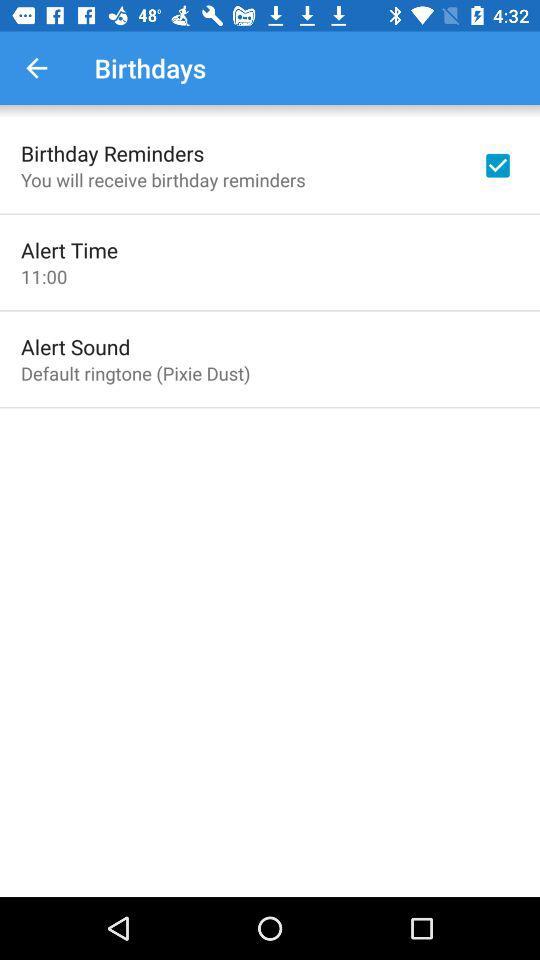 The width and height of the screenshot is (540, 960). I want to click on icon above the 11:00 item, so click(68, 249).